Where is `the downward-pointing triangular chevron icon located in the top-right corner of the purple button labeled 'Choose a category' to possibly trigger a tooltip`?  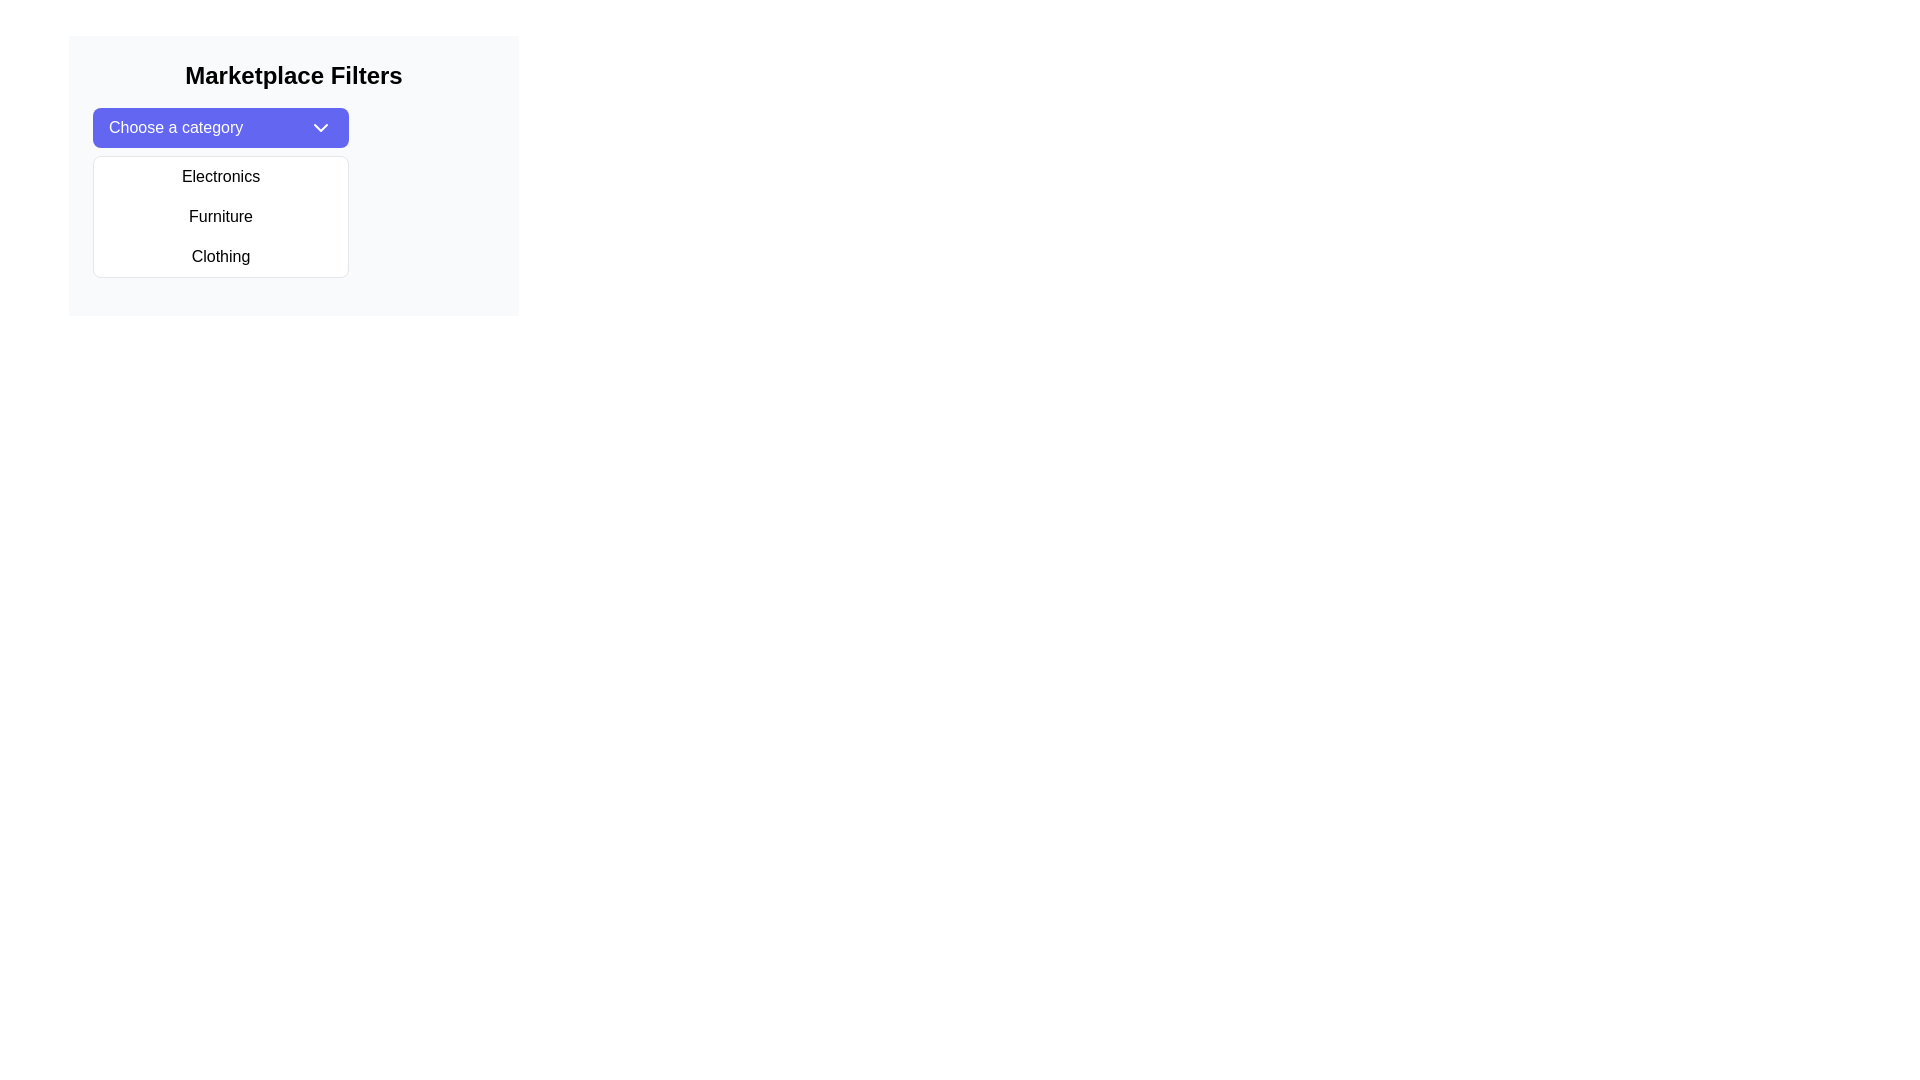 the downward-pointing triangular chevron icon located in the top-right corner of the purple button labeled 'Choose a category' to possibly trigger a tooltip is located at coordinates (321, 127).